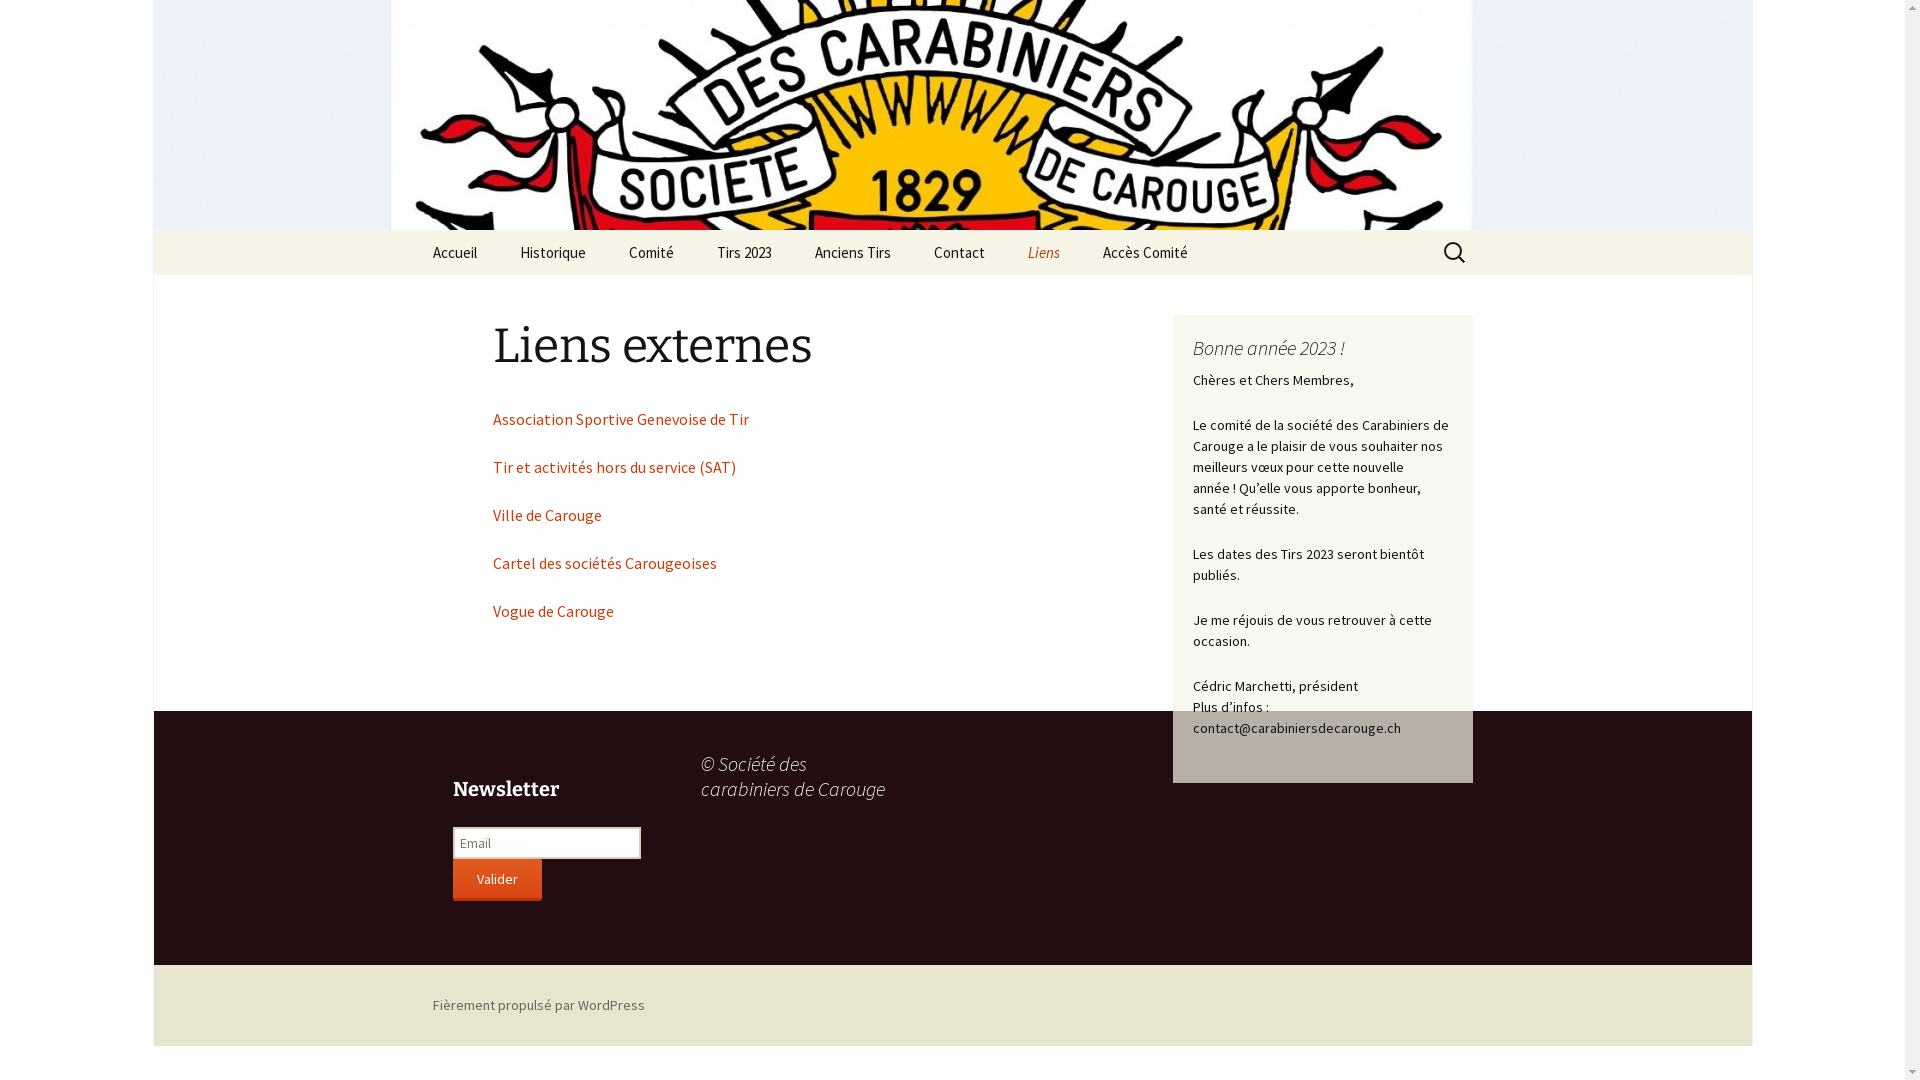 The image size is (1920, 1080). I want to click on 'Tirs 2023', so click(696, 251).